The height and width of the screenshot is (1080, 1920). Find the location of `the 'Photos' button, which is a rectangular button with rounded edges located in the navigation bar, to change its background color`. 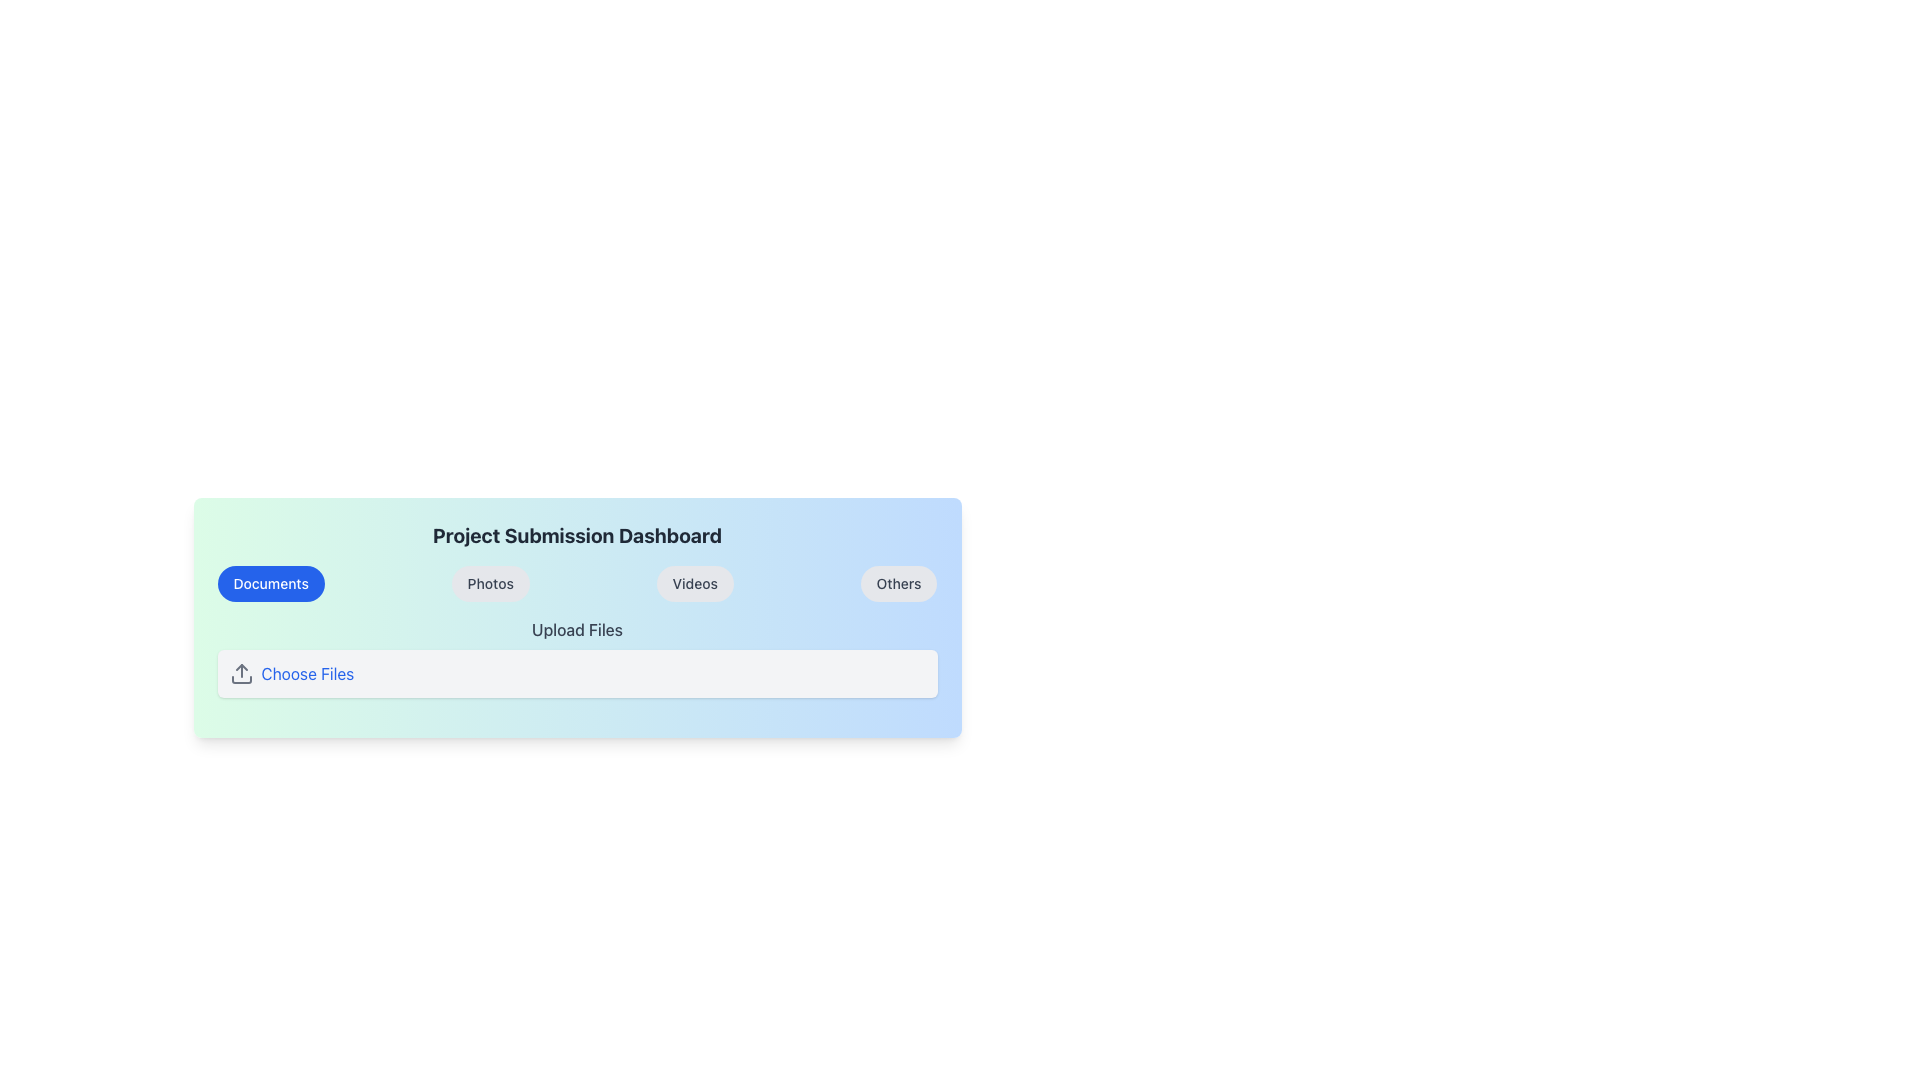

the 'Photos' button, which is a rectangular button with rounded edges located in the navigation bar, to change its background color is located at coordinates (490, 583).